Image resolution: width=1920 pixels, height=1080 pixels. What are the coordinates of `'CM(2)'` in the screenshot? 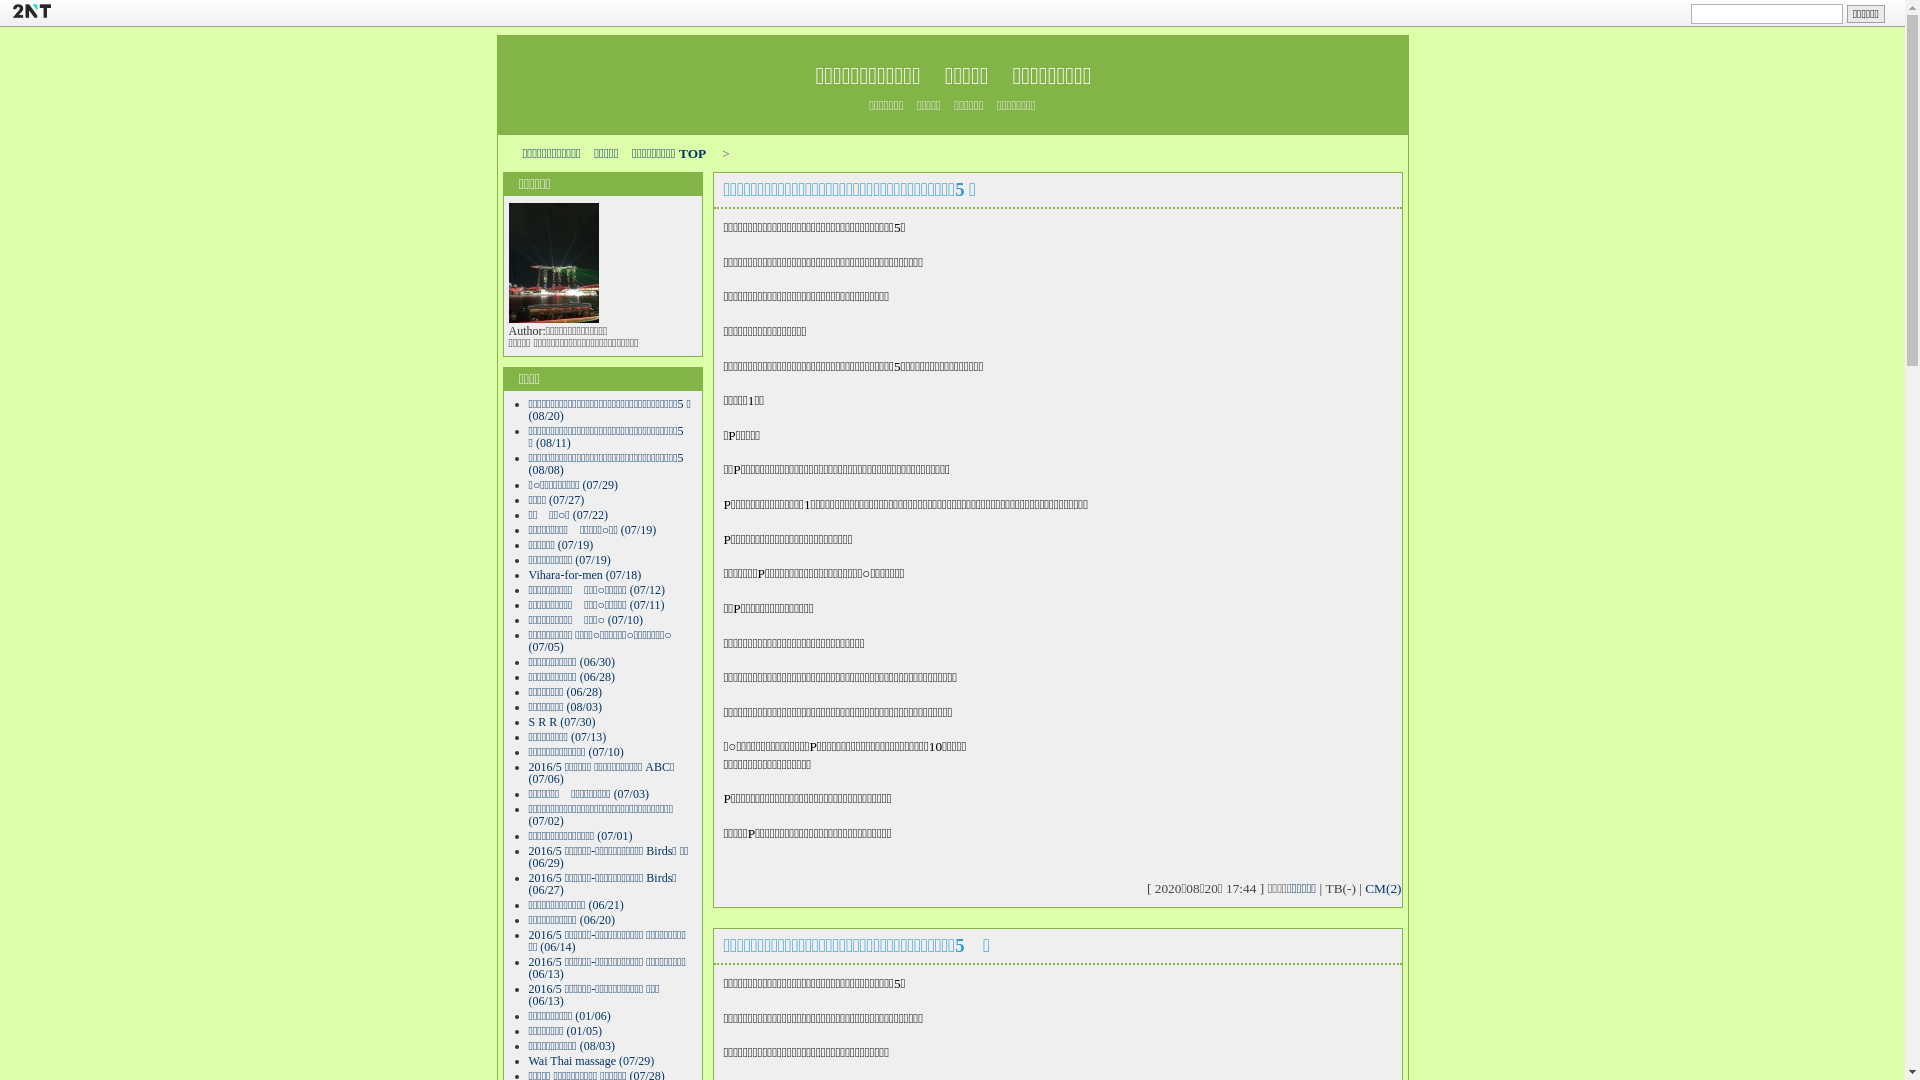 It's located at (1381, 887).